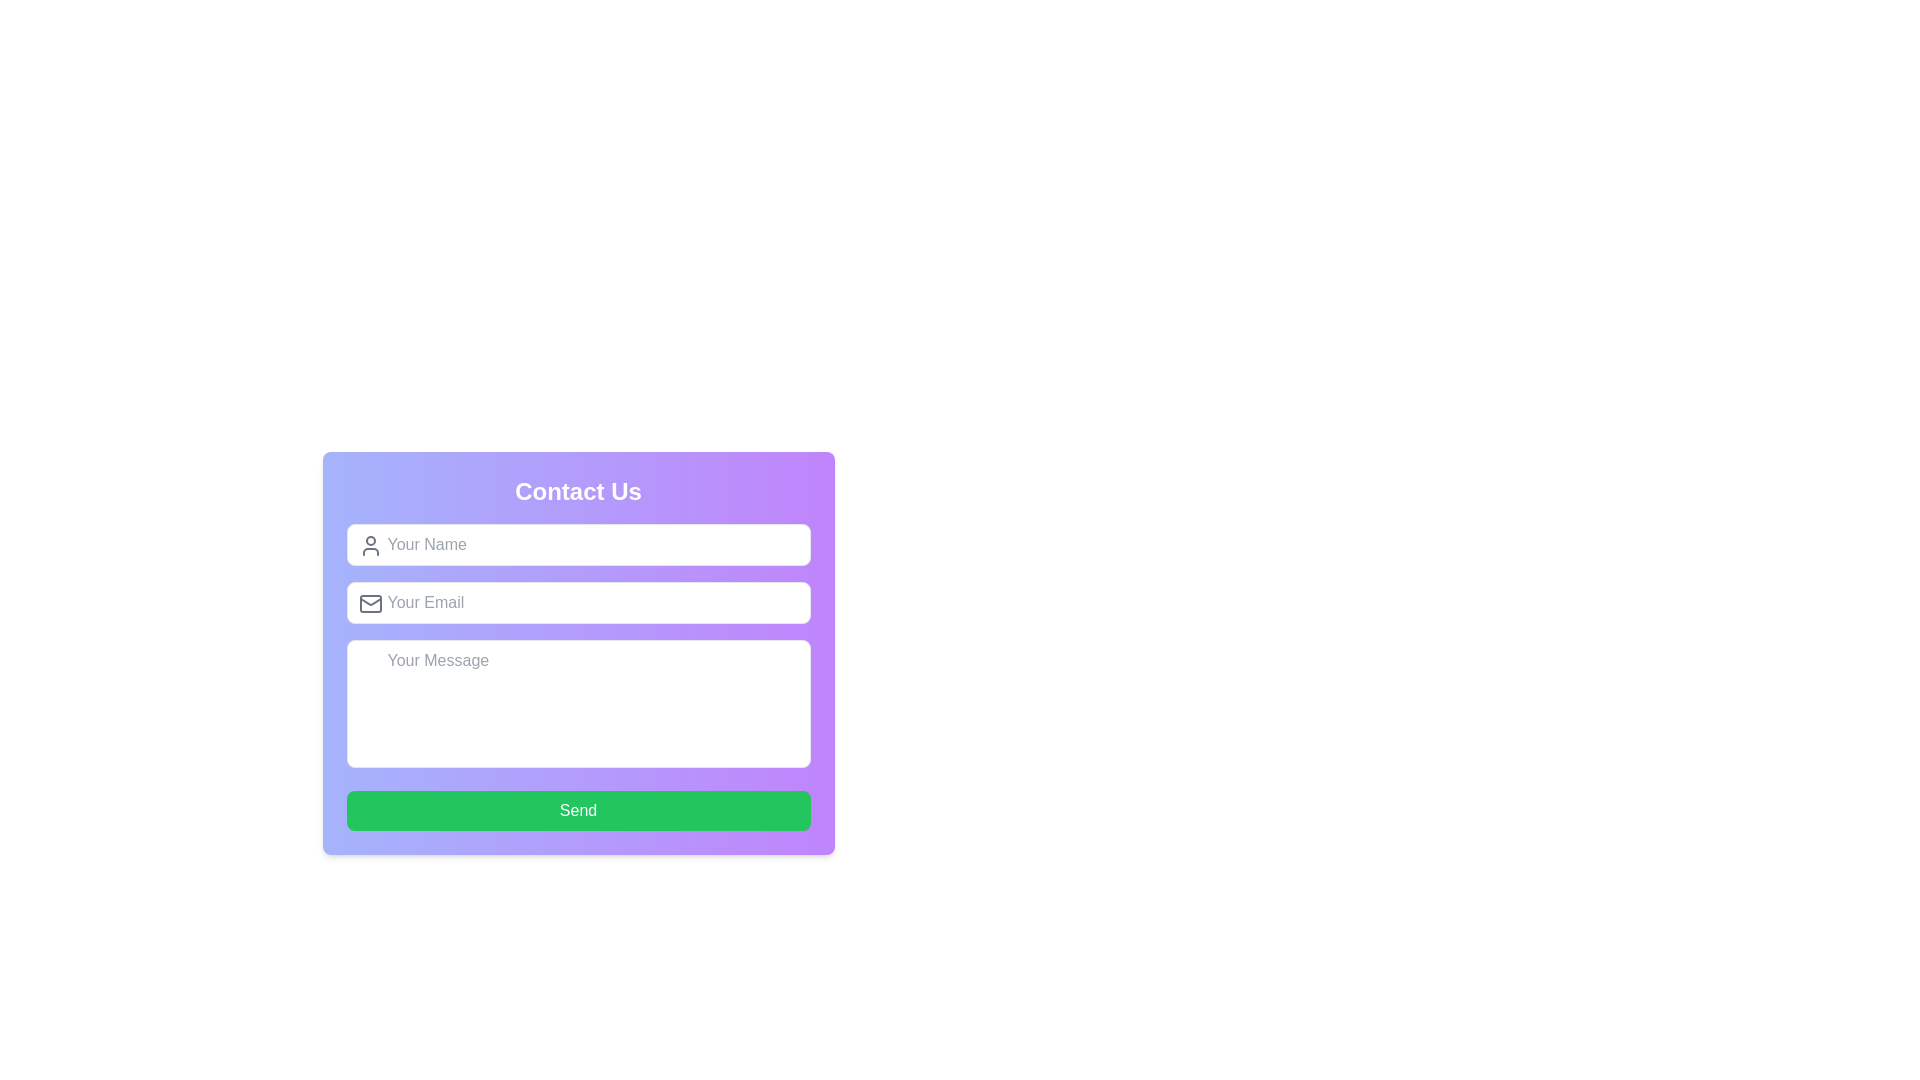 This screenshot has height=1080, width=1920. I want to click on the green 'Send' button at the bottom of the form, so click(577, 810).